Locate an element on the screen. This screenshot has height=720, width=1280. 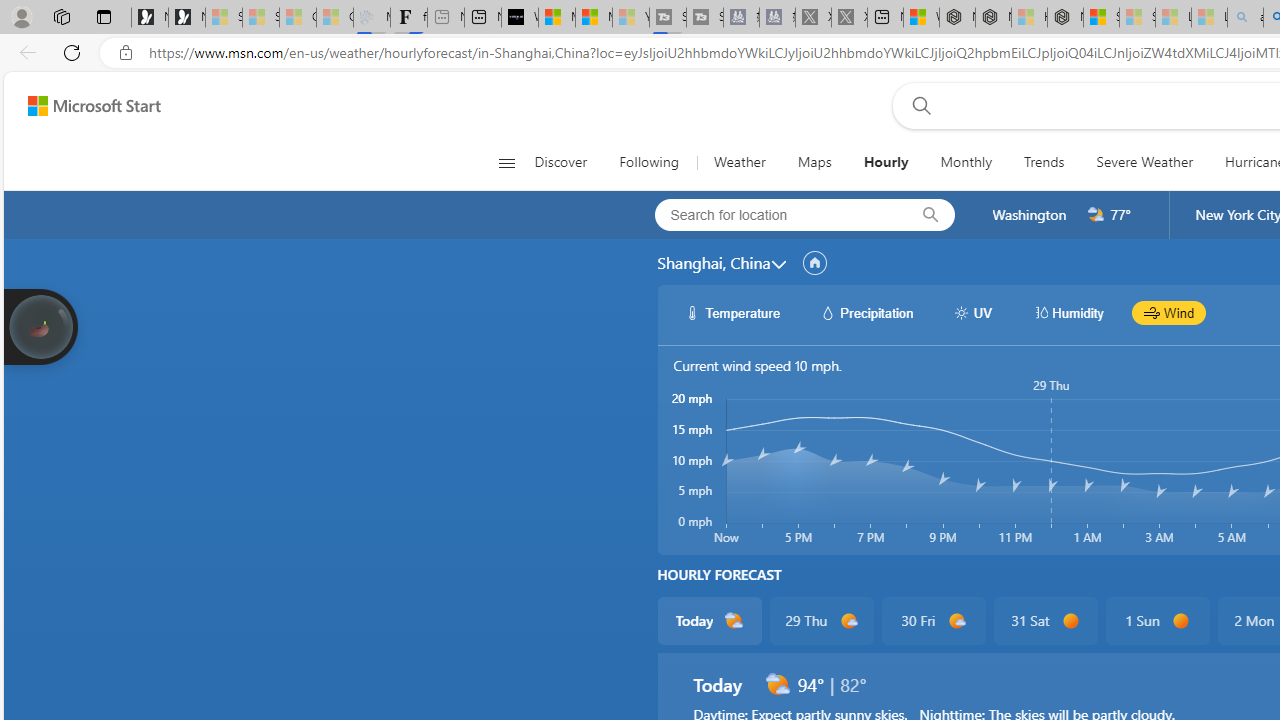
'Severe Weather' is located at coordinates (1144, 162).